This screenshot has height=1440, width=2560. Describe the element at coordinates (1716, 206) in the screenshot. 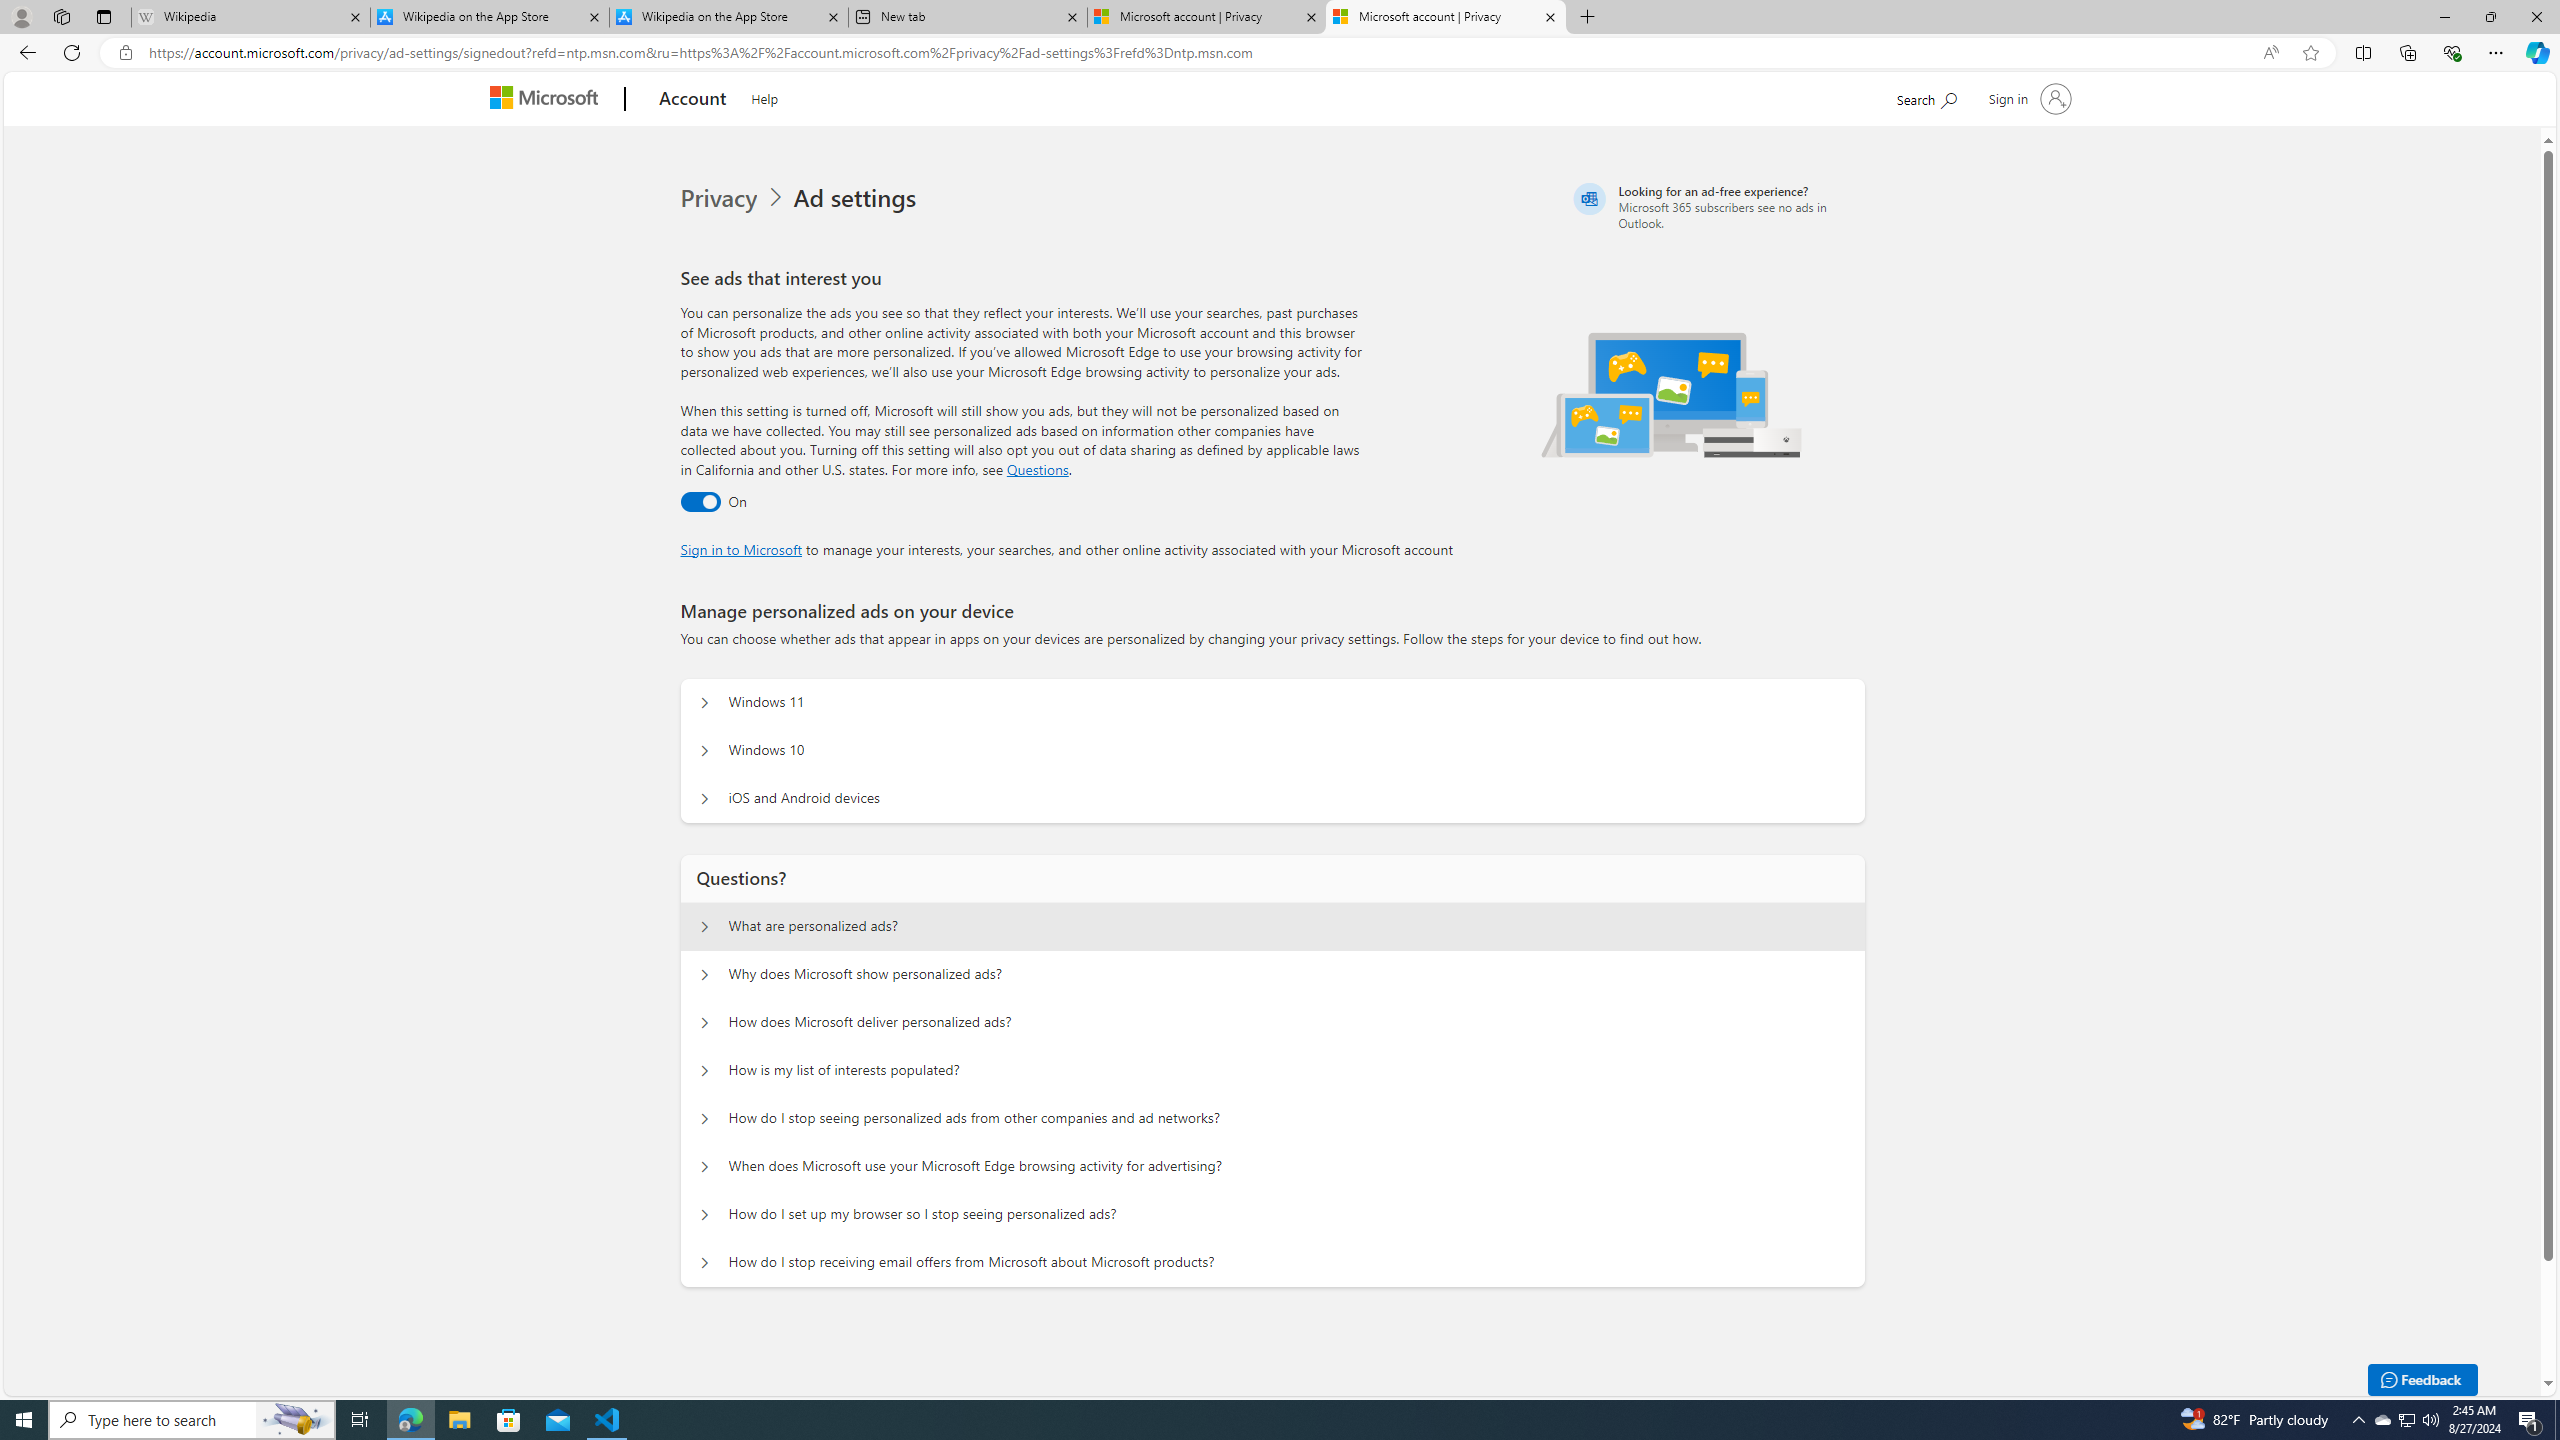

I see `'Looking for an ad-free experience?'` at that location.